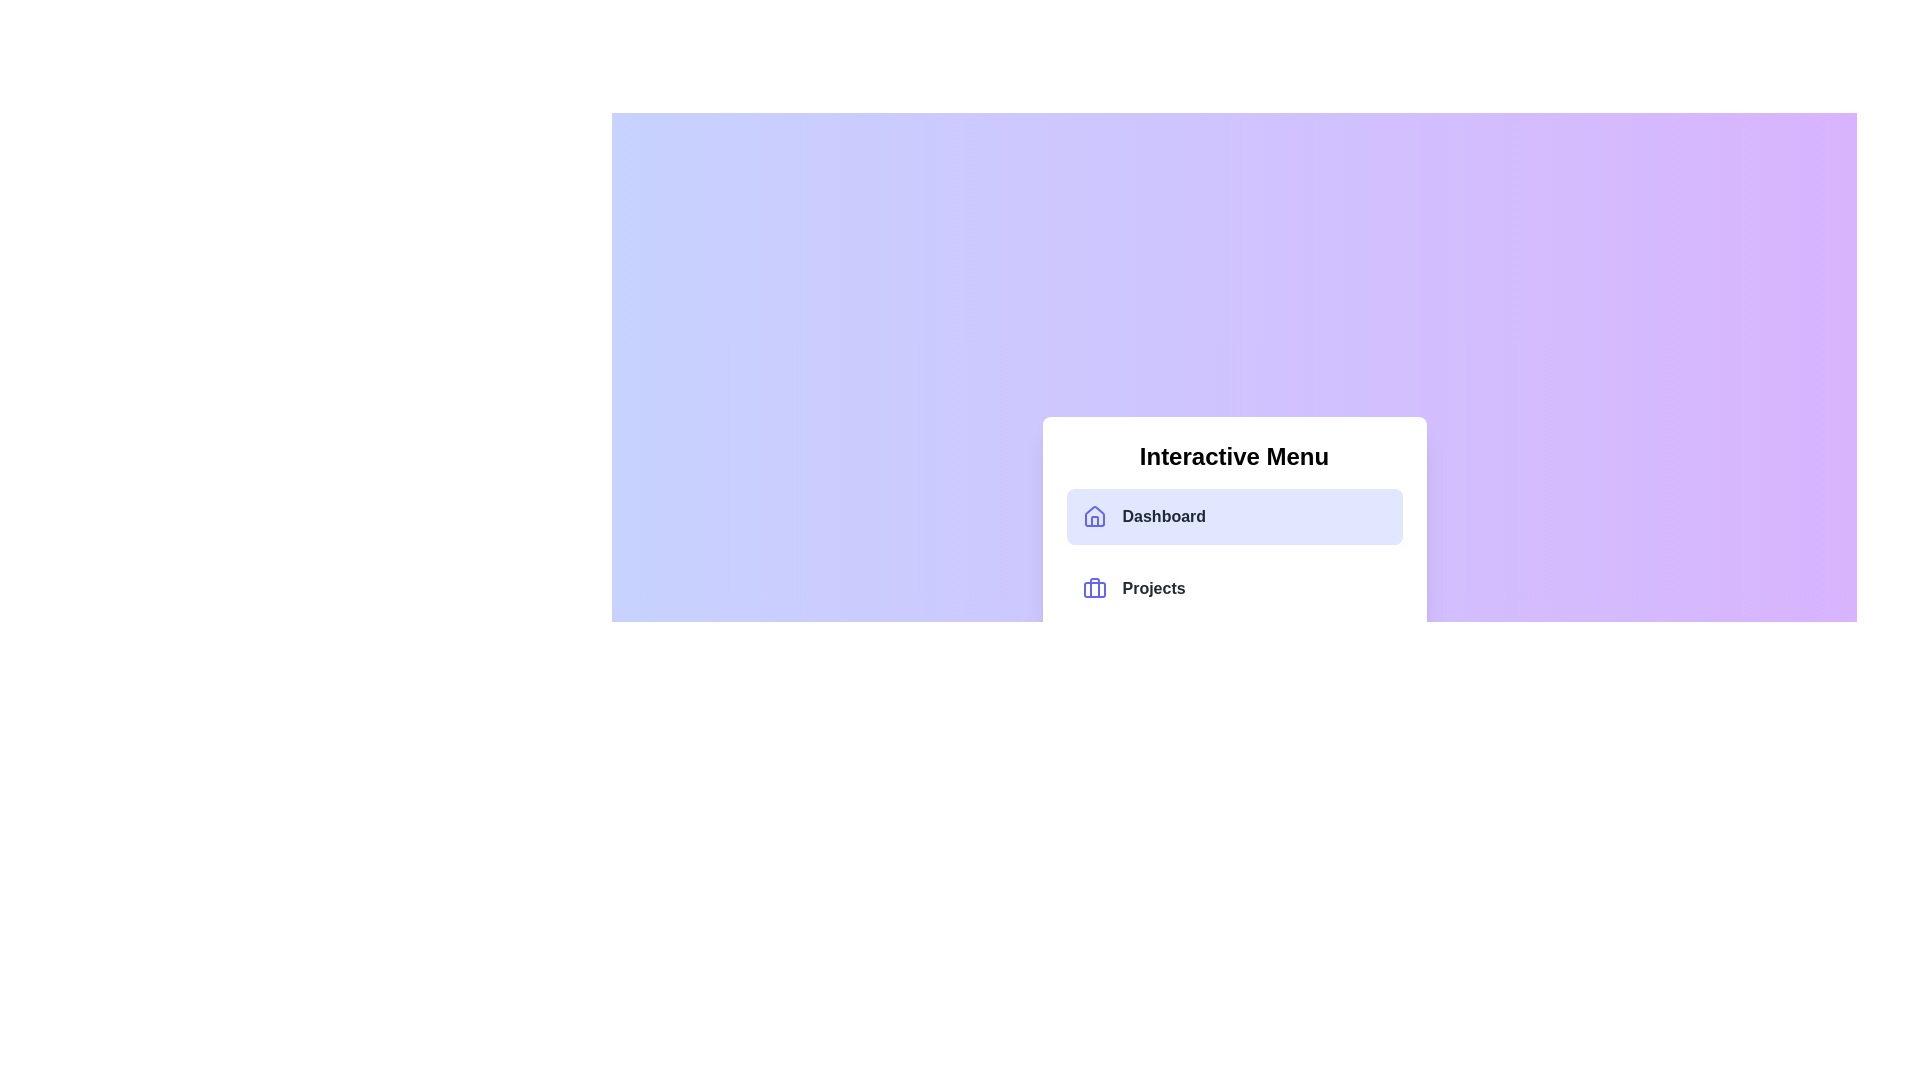  Describe the element at coordinates (1233, 587) in the screenshot. I see `the menu item corresponding to Projects` at that location.